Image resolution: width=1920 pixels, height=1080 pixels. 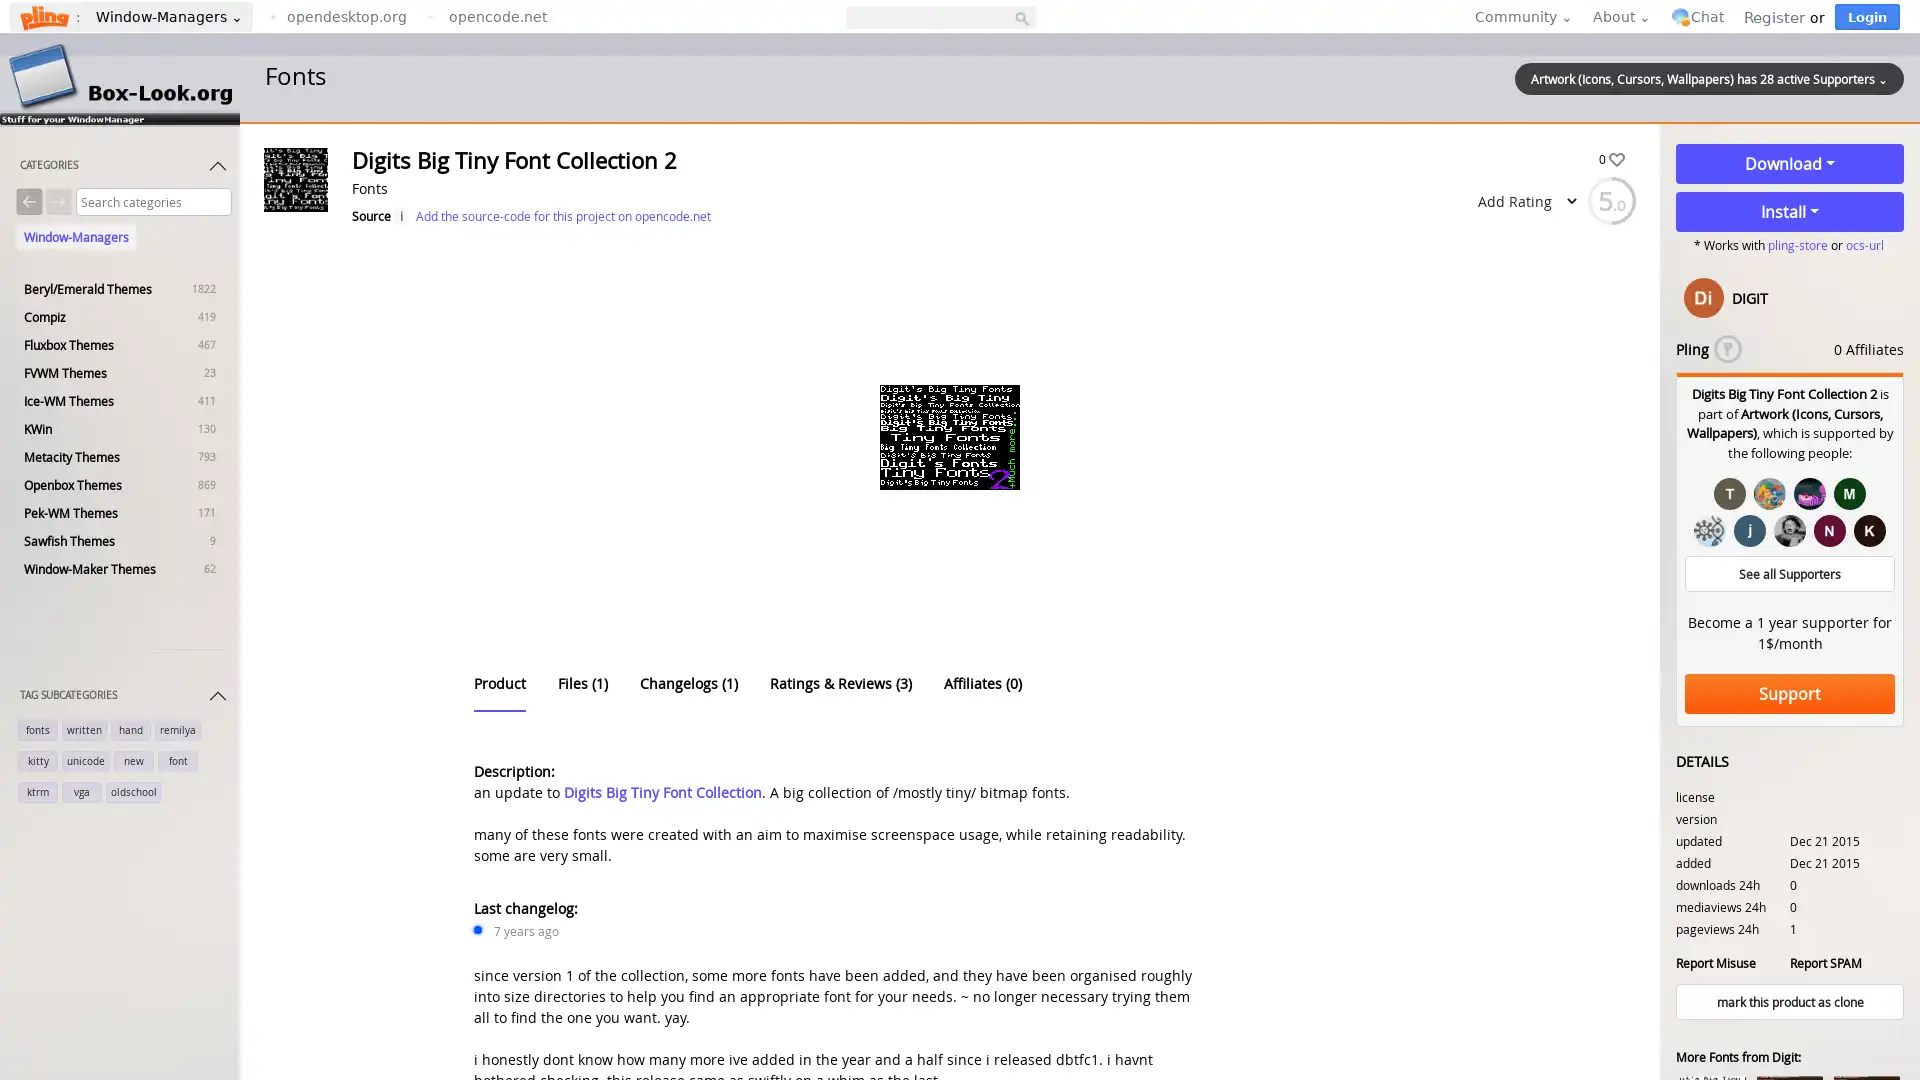 What do you see at coordinates (1790, 1002) in the screenshot?
I see `mark this product as clone` at bounding box center [1790, 1002].